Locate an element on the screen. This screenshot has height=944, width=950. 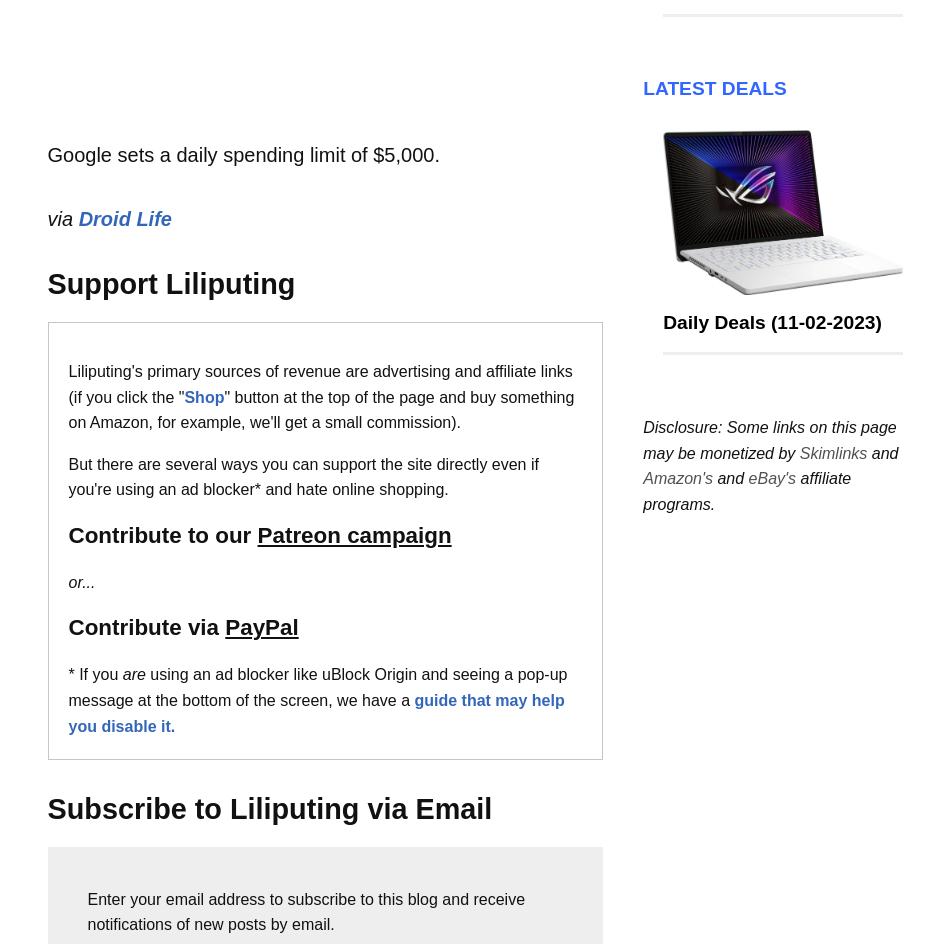
'eBay's' is located at coordinates (770, 478).